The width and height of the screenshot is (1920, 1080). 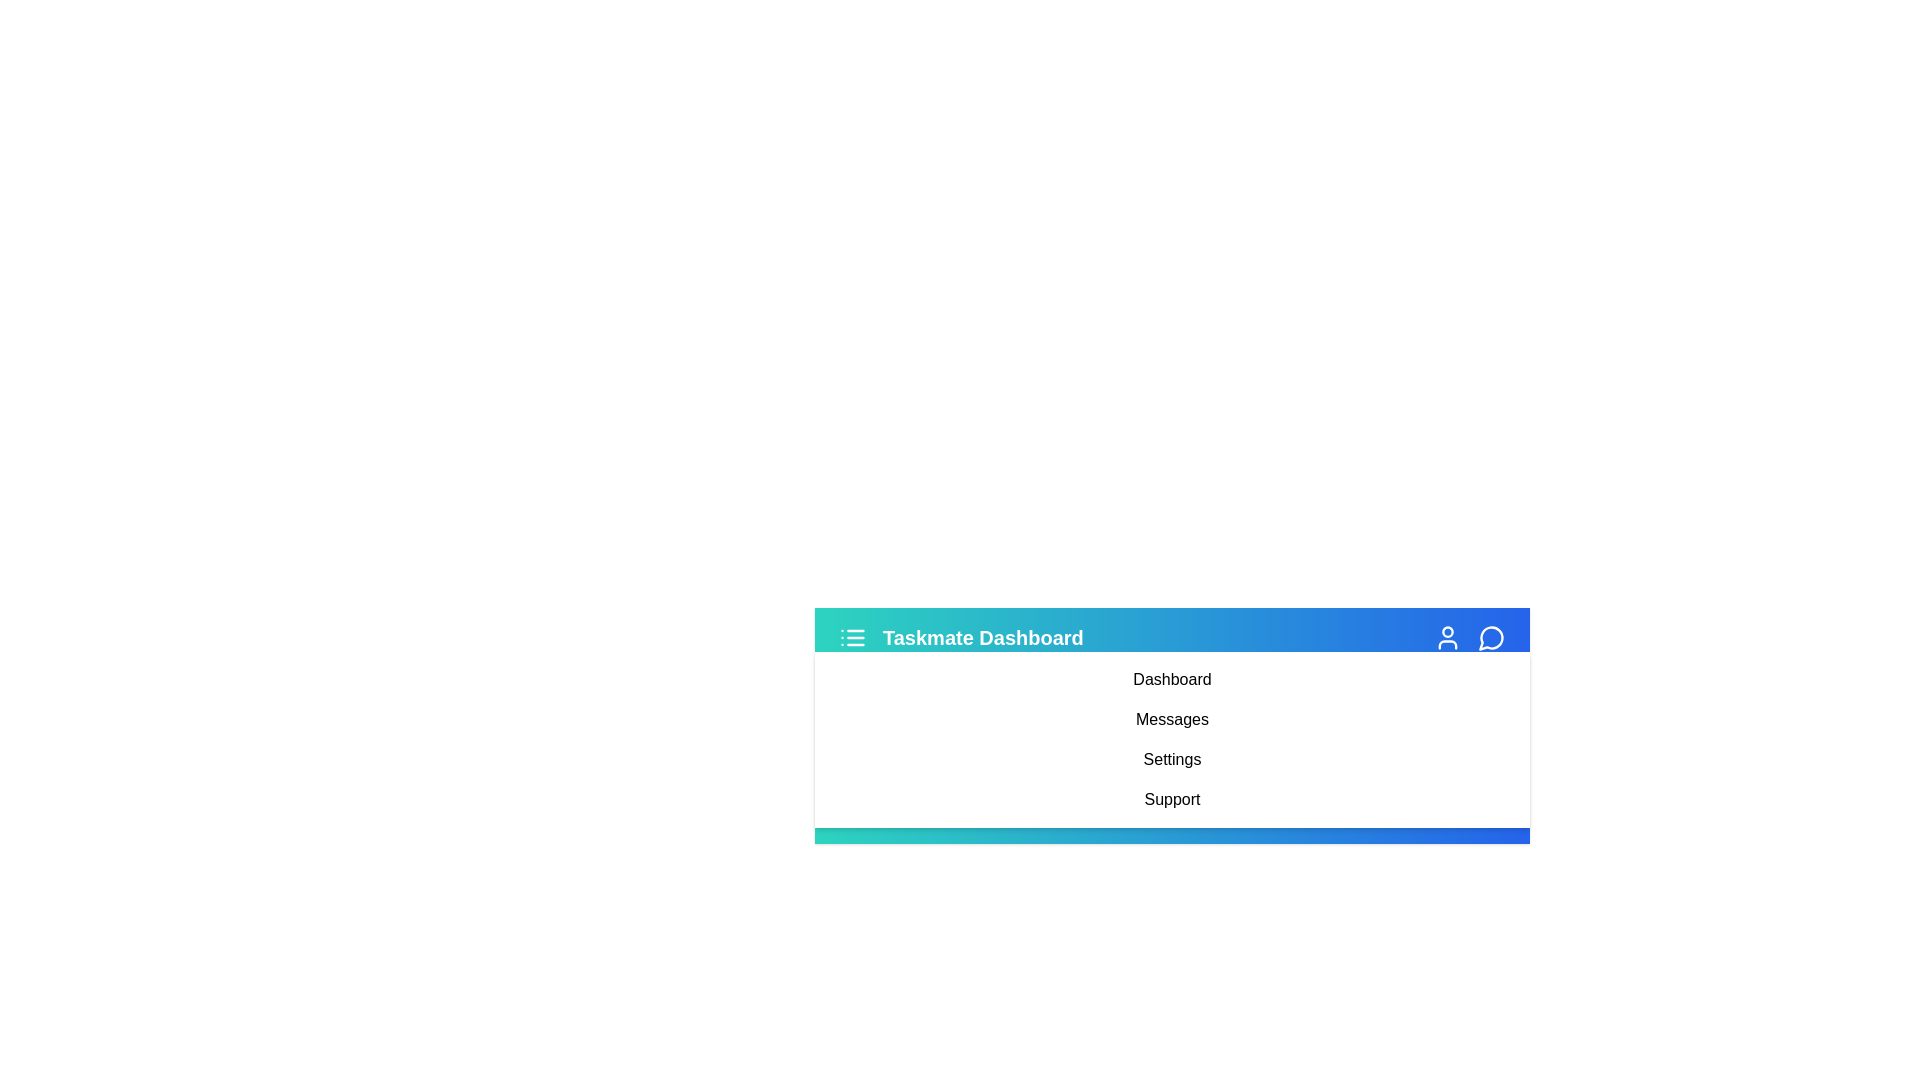 I want to click on the 'User' icon to access user-related actions, so click(x=1448, y=637).